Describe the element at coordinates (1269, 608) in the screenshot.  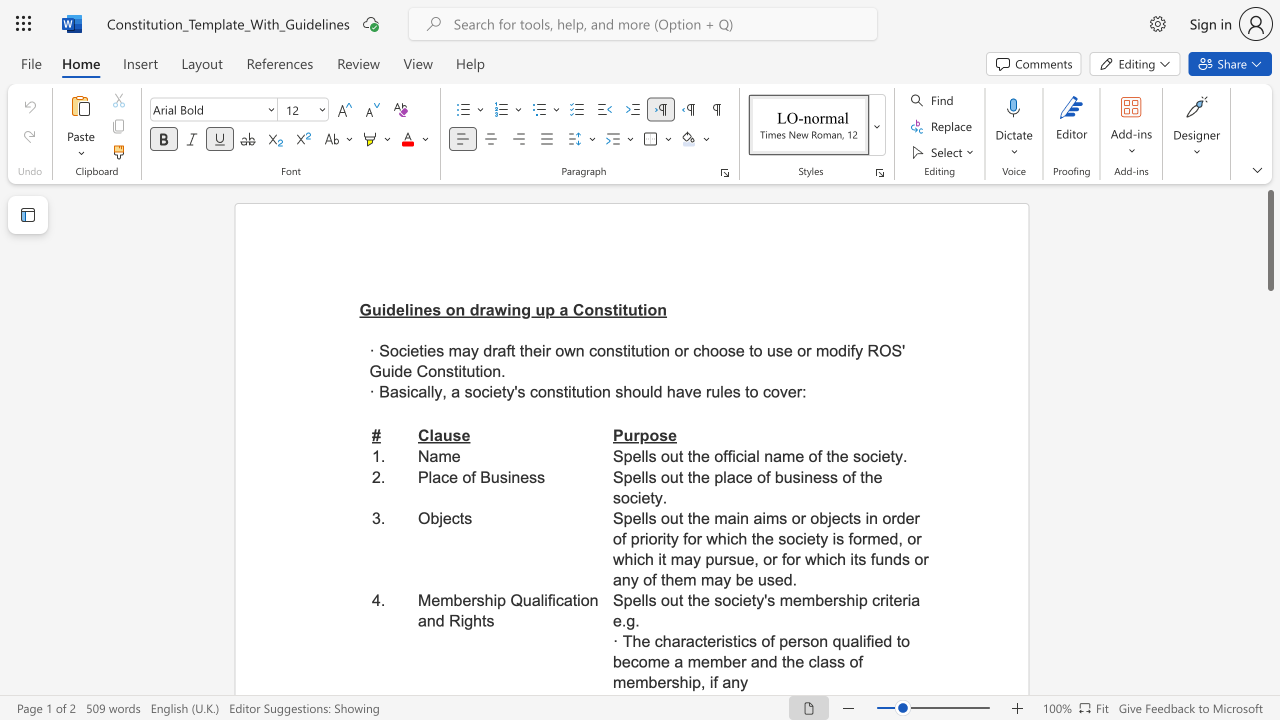
I see `the scrollbar to move the content lower` at that location.